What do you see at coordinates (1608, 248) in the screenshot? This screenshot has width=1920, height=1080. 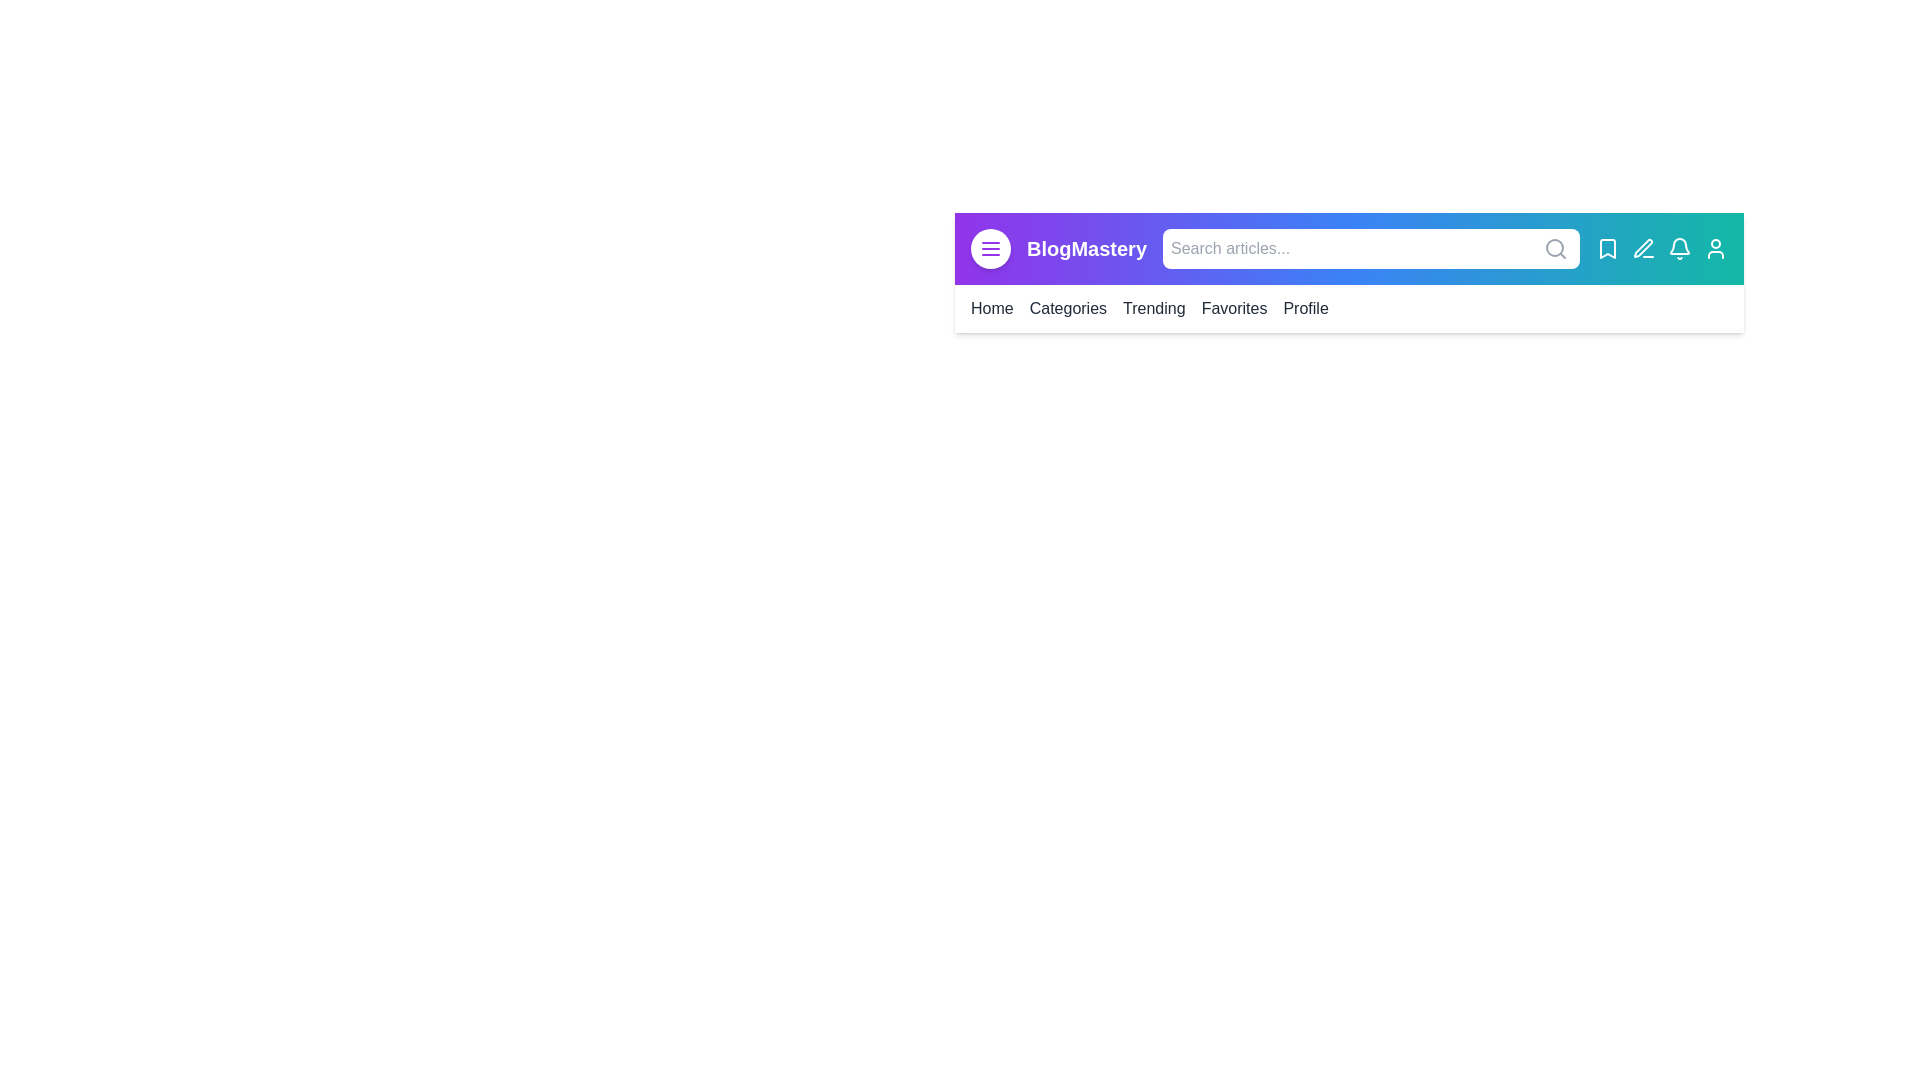 I see `the Bookmark icon to perform its action` at bounding box center [1608, 248].